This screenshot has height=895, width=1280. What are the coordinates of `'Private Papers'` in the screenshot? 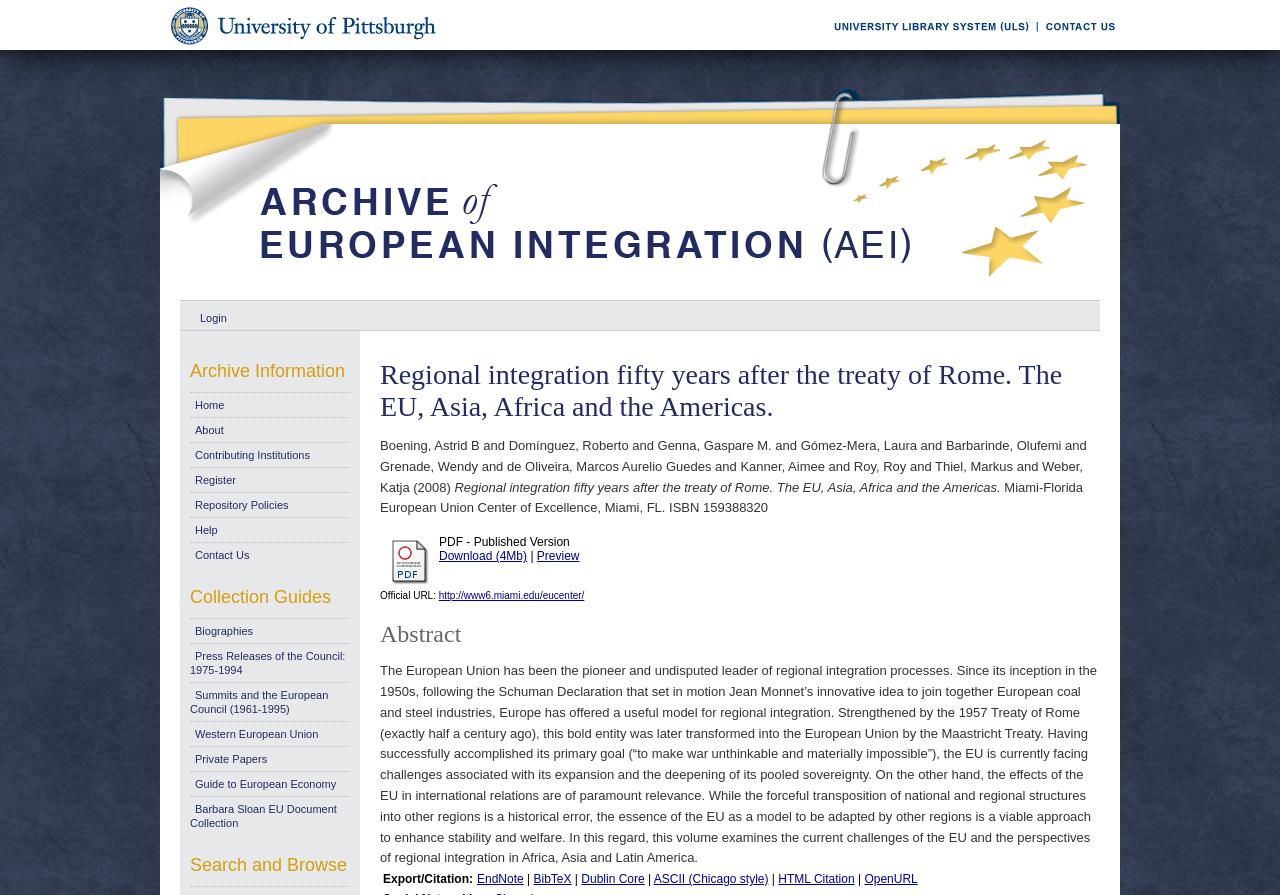 It's located at (231, 757).